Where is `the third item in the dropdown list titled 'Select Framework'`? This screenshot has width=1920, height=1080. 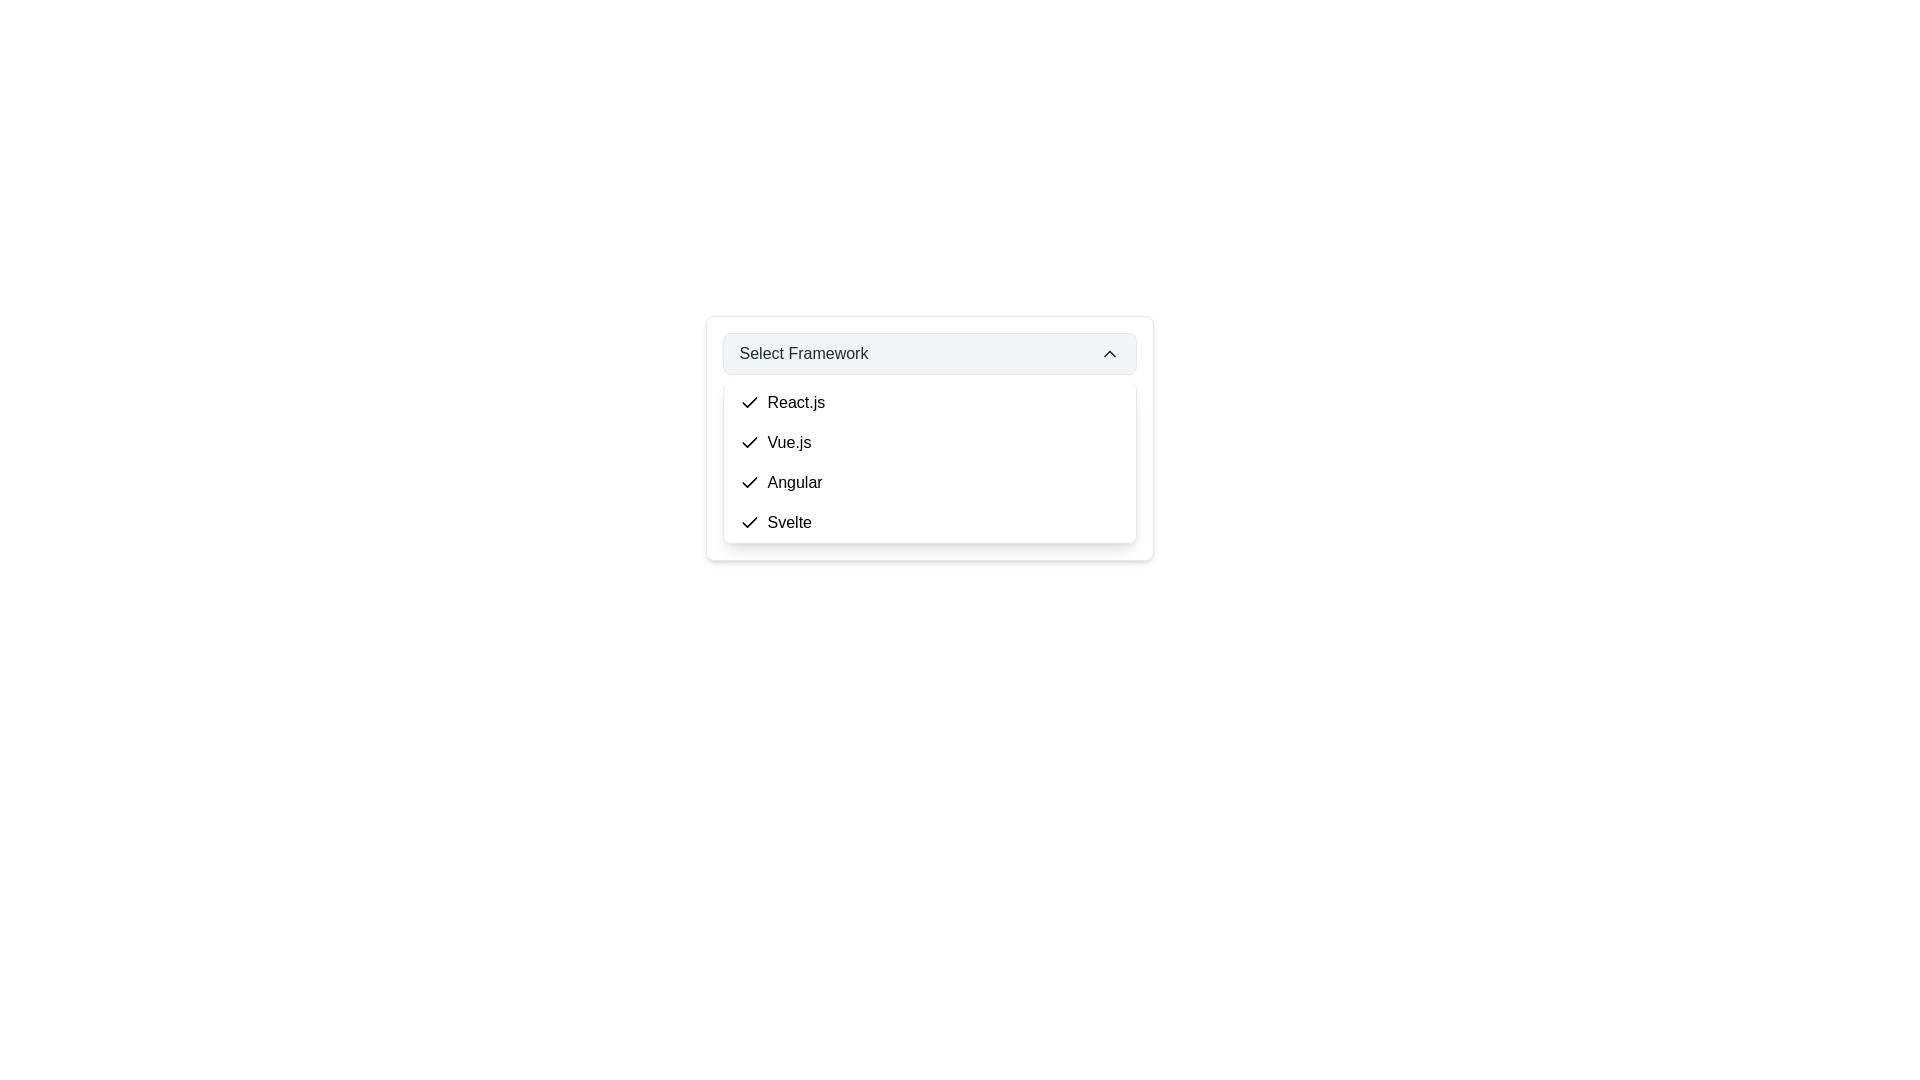
the third item in the dropdown list titled 'Select Framework' is located at coordinates (780, 482).